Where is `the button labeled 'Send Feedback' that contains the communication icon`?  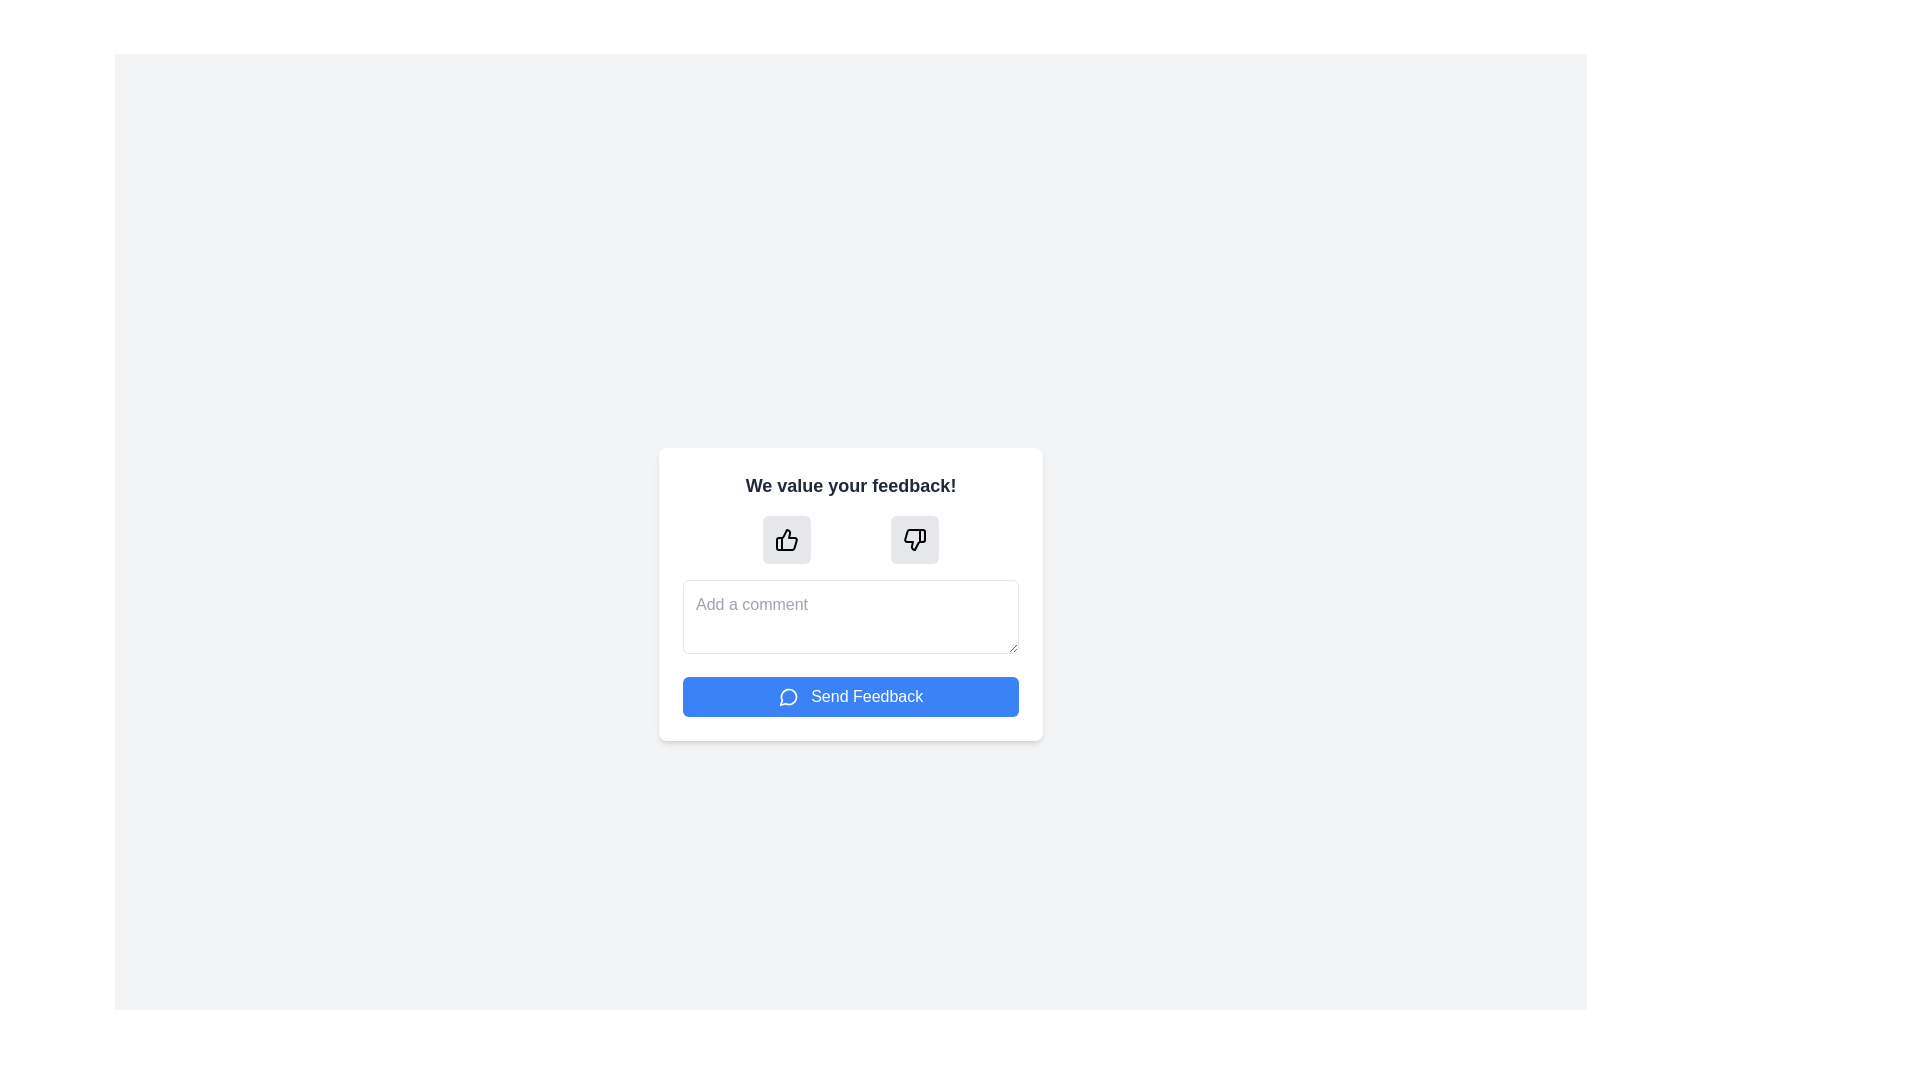 the button labeled 'Send Feedback' that contains the communication icon is located at coordinates (787, 696).